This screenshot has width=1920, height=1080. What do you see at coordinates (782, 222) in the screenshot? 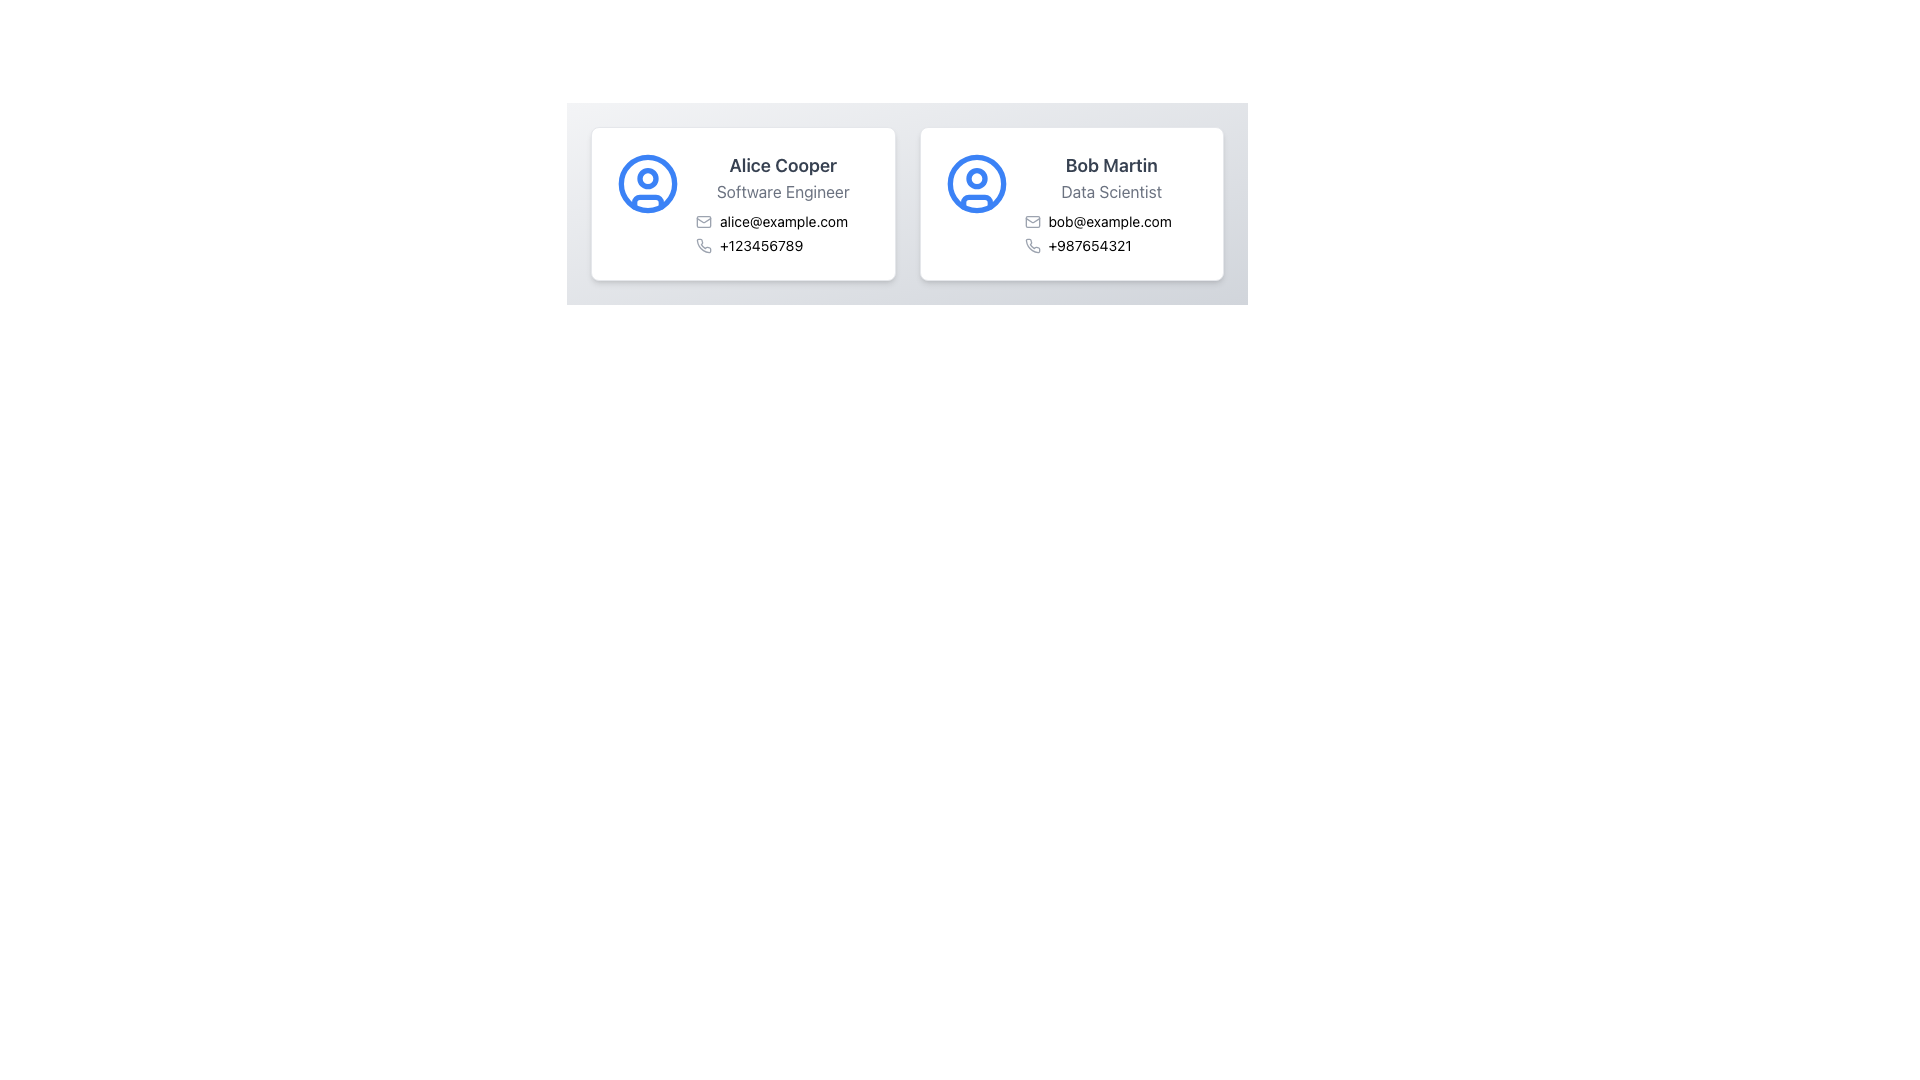
I see `the email hyperlink displaying Alice Cooper's email address` at bounding box center [782, 222].